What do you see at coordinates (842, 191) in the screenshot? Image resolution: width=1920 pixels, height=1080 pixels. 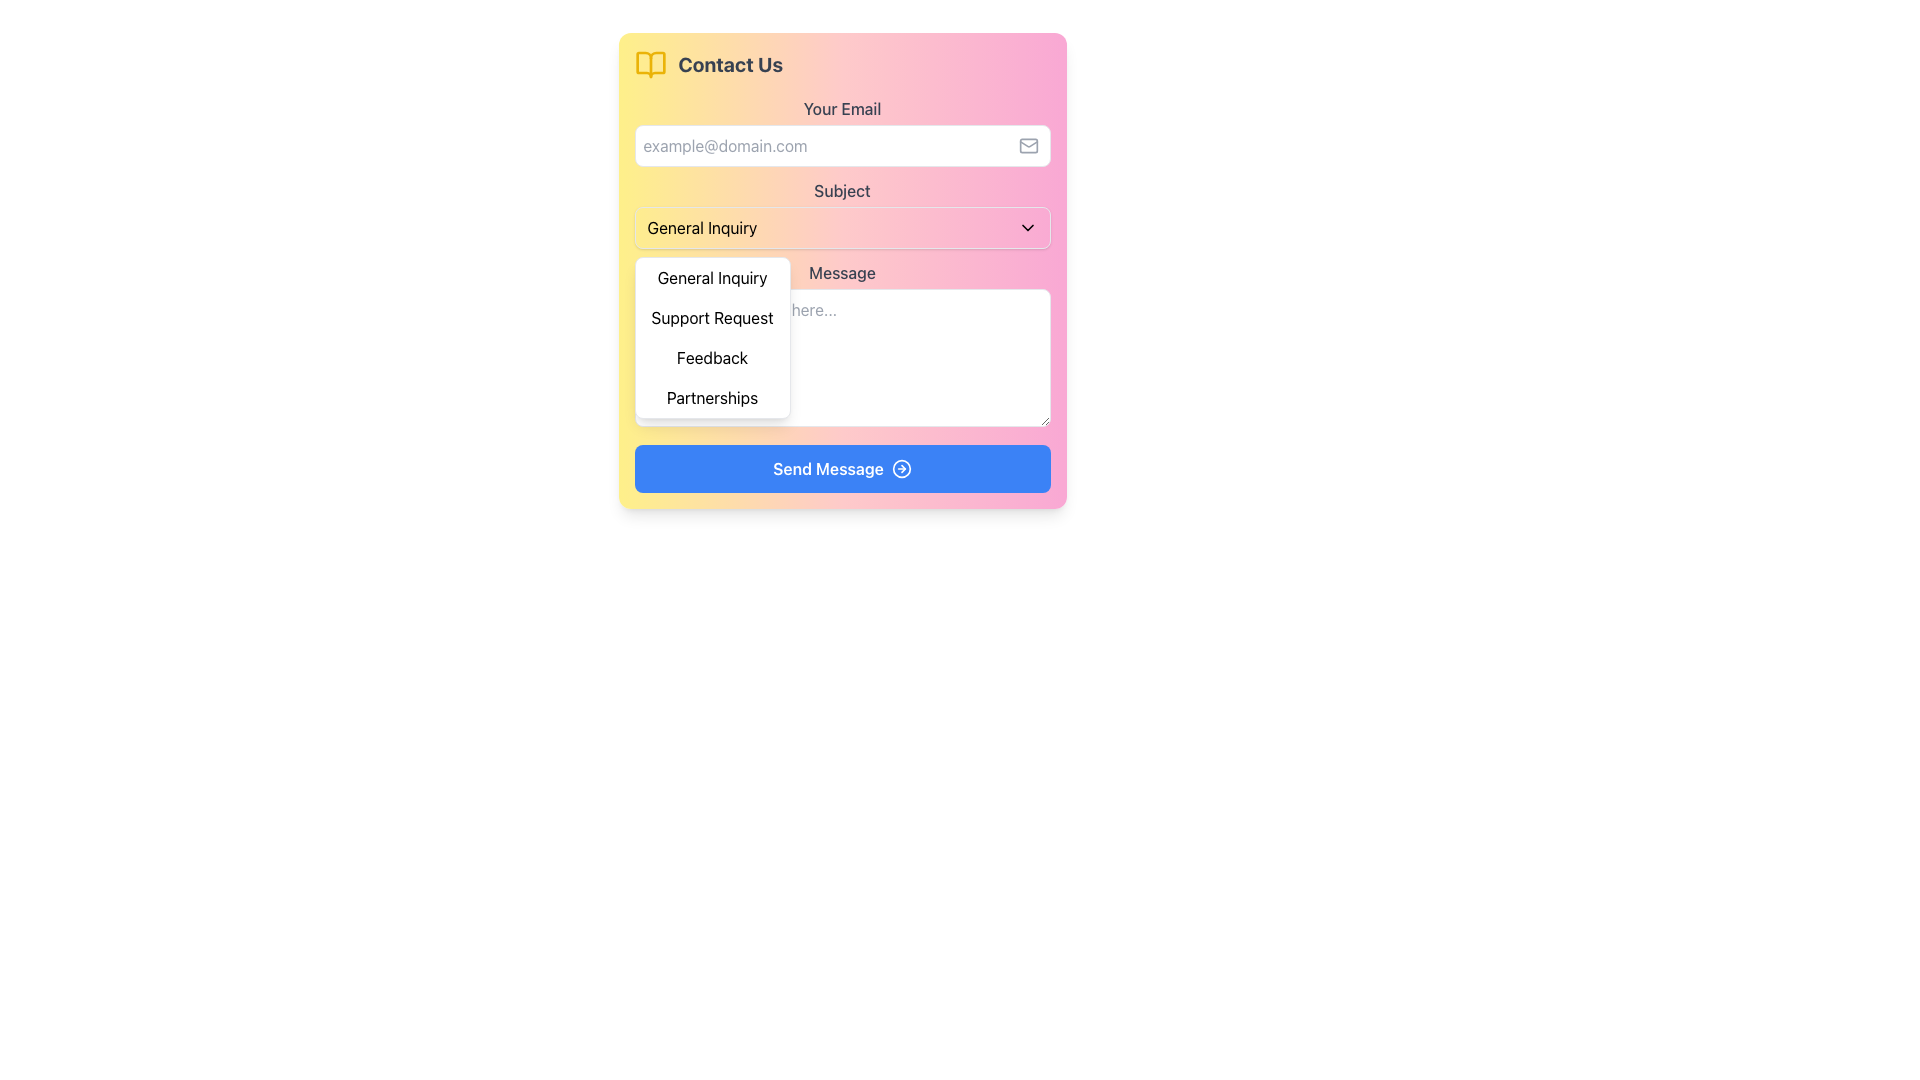 I see `the 'Subject' label, which indicates the purpose of the dropdown menu labeled 'General Inquiry' below it` at bounding box center [842, 191].